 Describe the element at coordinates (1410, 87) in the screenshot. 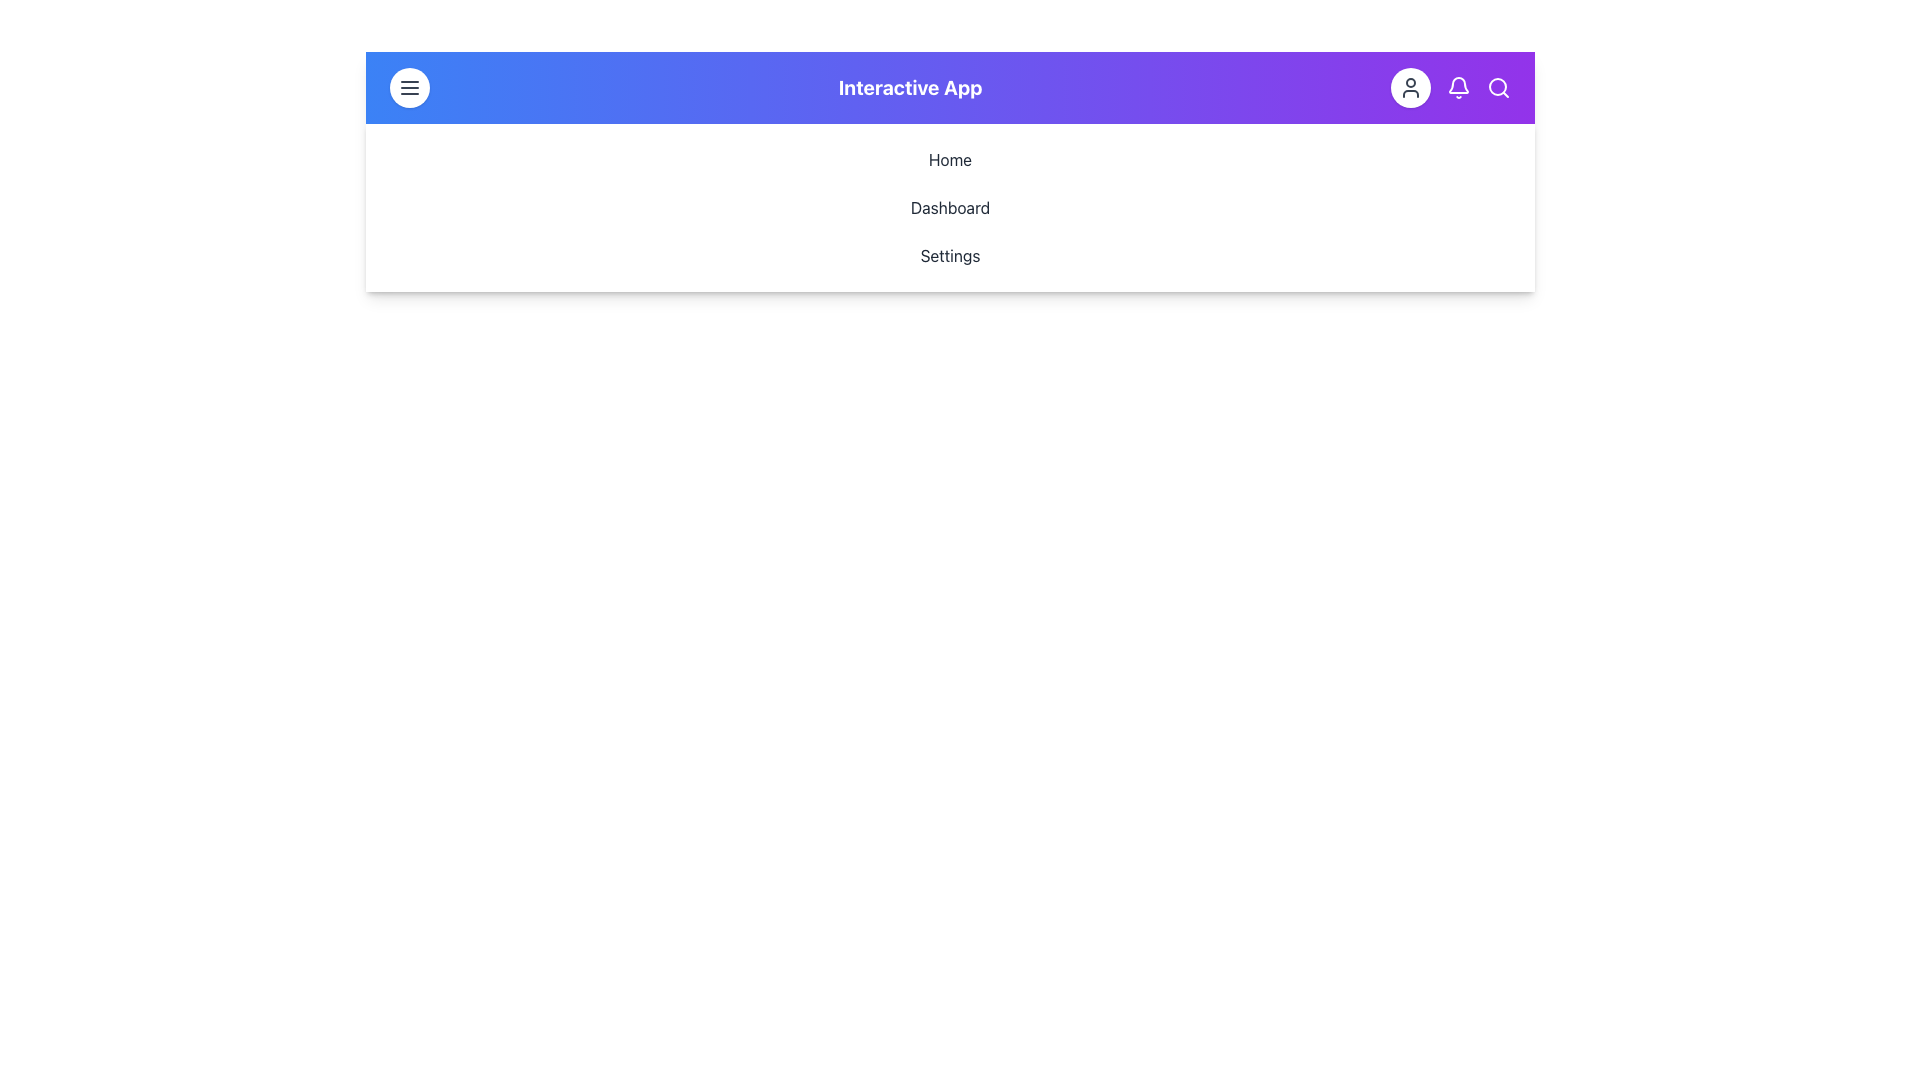

I see `the user silhouette icon in the top right corner of the navigation bar` at that location.